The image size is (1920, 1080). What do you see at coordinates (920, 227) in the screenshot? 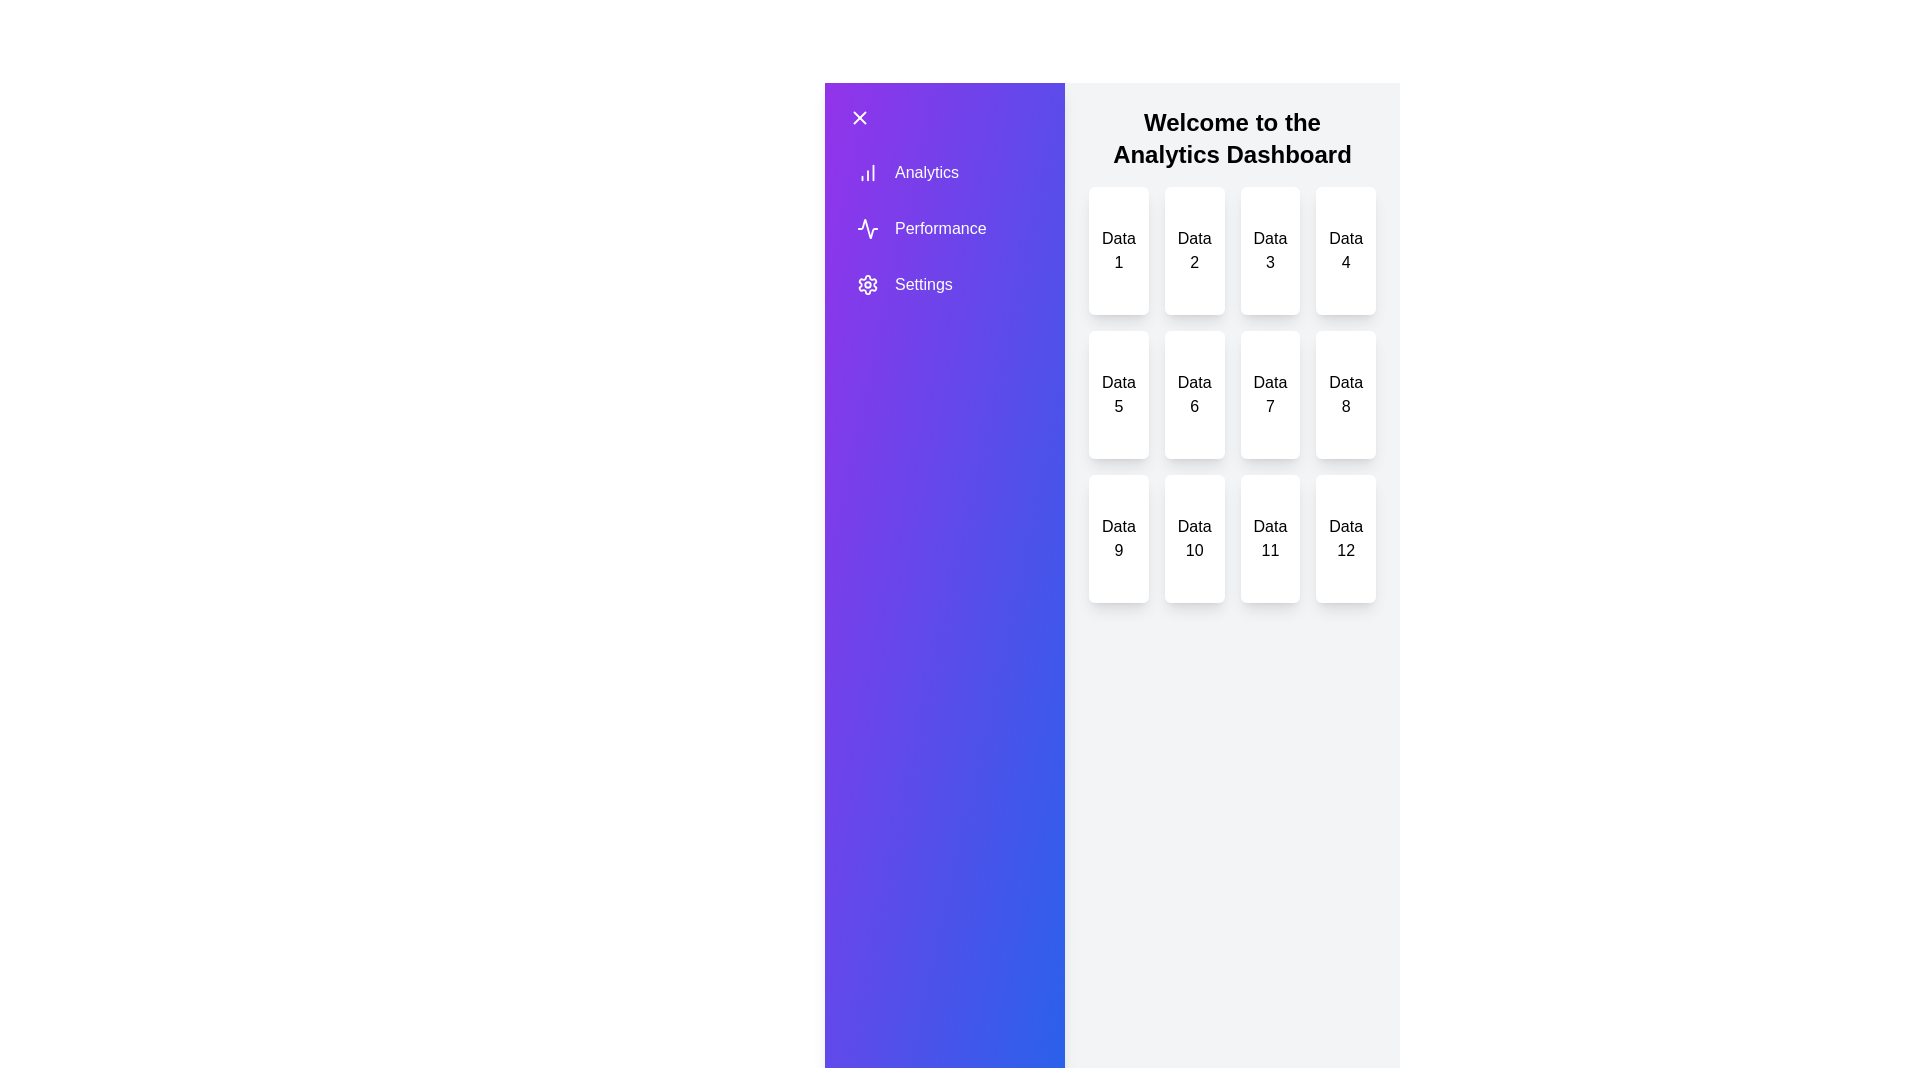
I see `the 'Performance' menu item` at bounding box center [920, 227].